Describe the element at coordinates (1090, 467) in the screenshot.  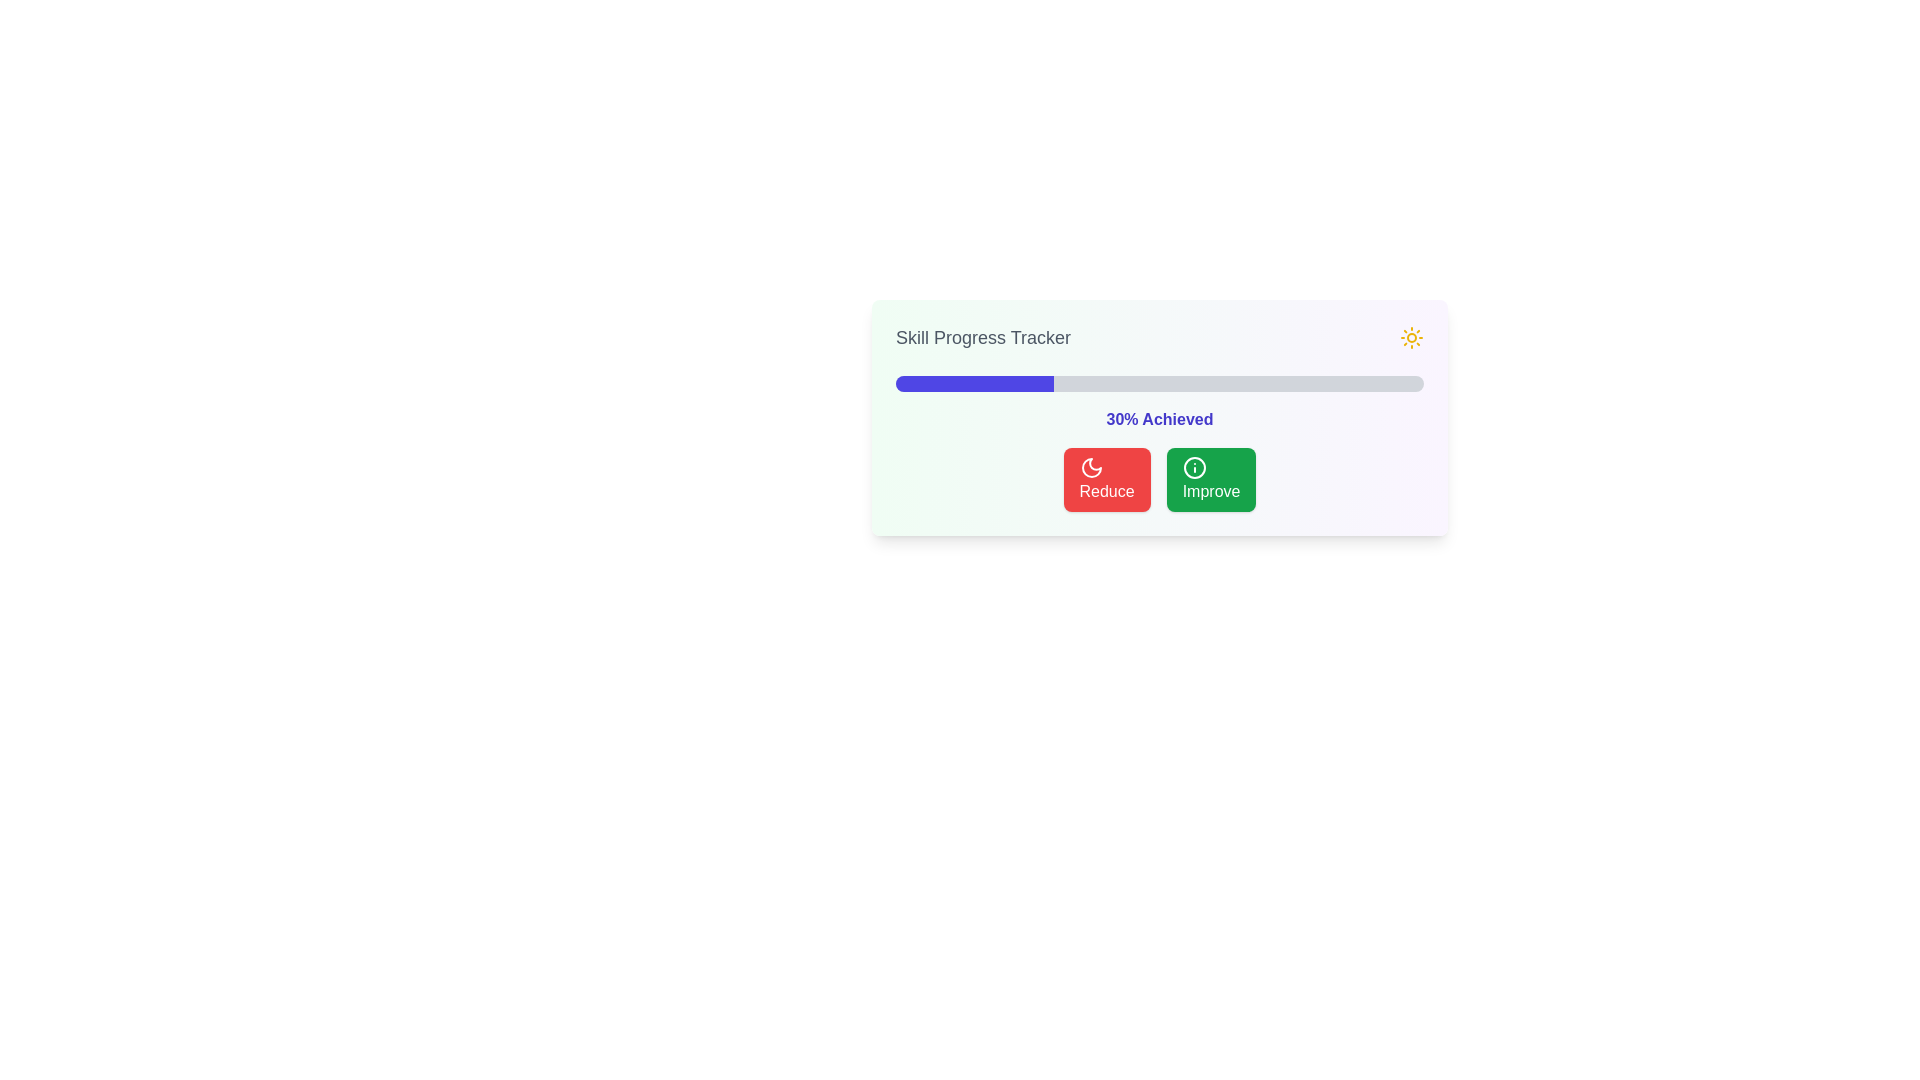
I see `the moon icon located in the top-right corner of the interface, which likely signifies night mode or a related theme` at that location.